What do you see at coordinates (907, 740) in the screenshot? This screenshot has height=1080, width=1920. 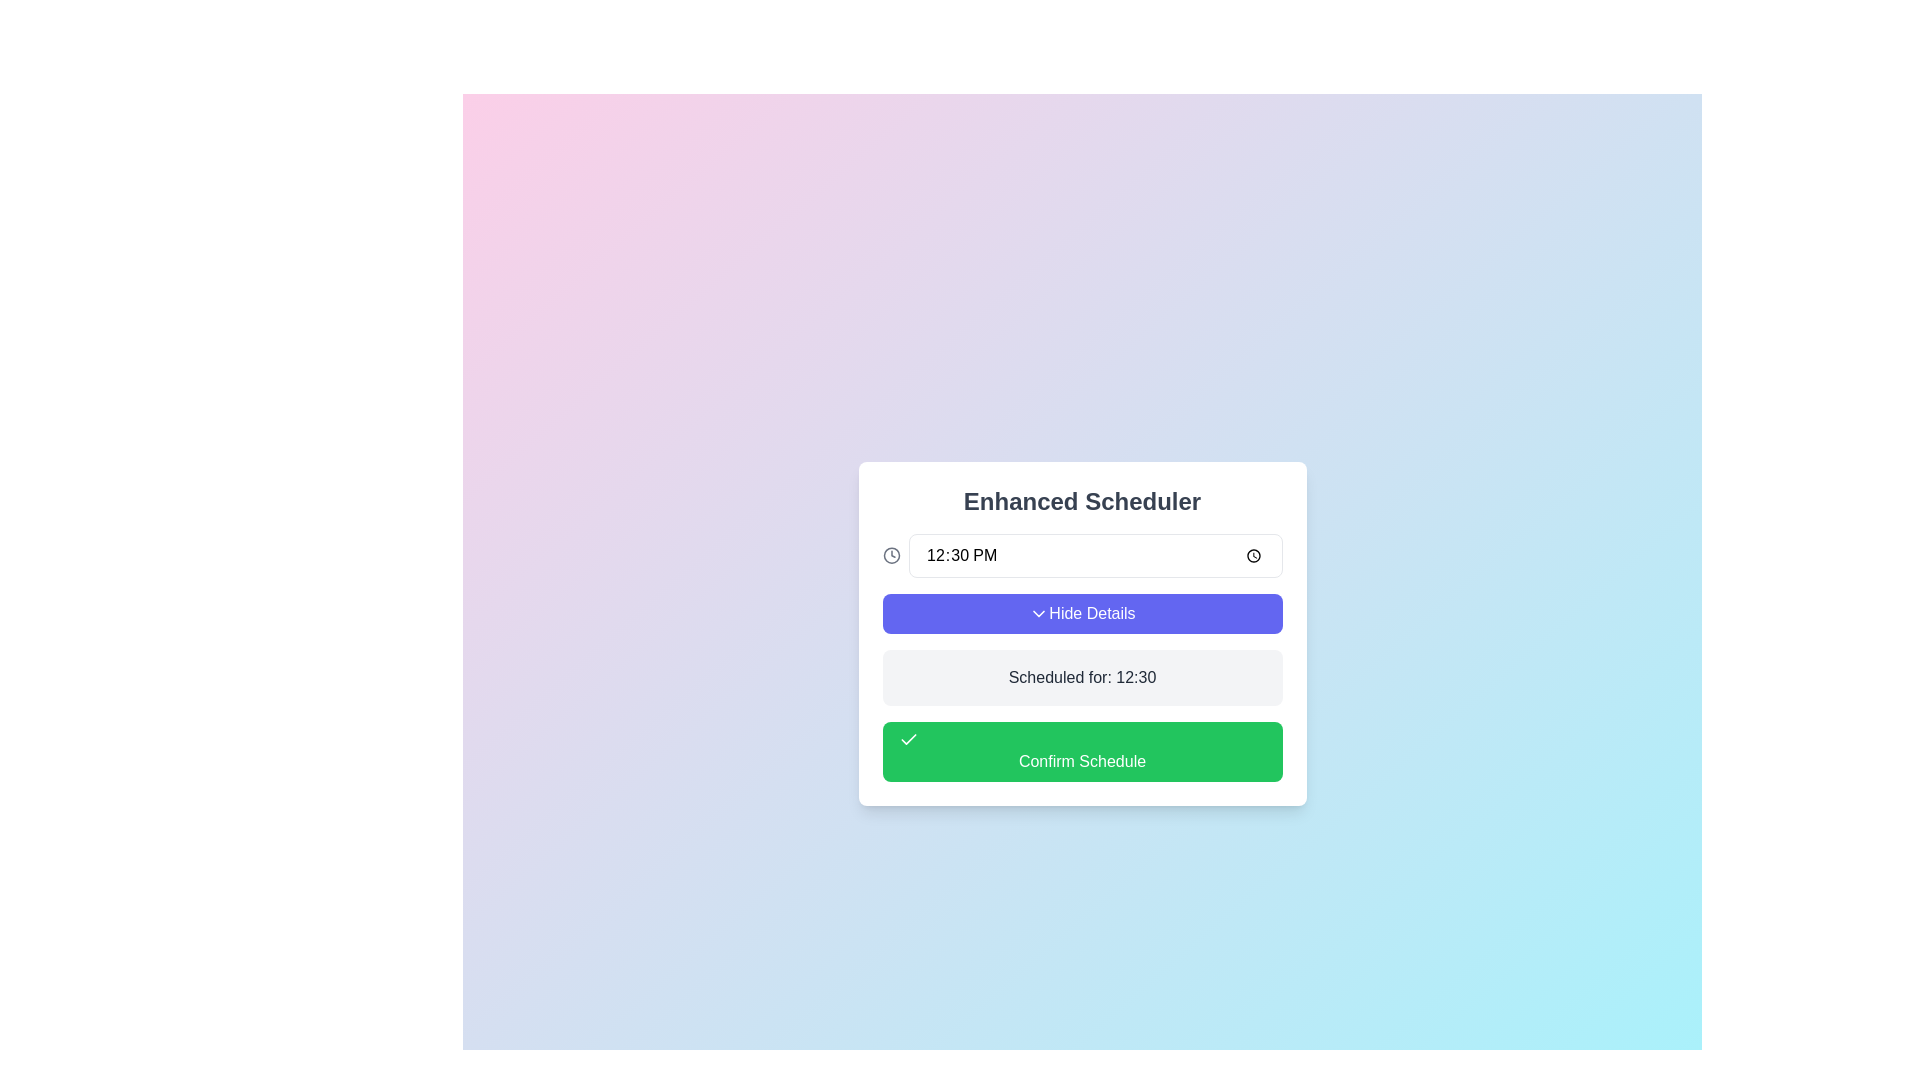 I see `the SVG checkmark icon located at the left edge of the green 'Confirm Schedule' button in the scheduling dialog` at bounding box center [907, 740].